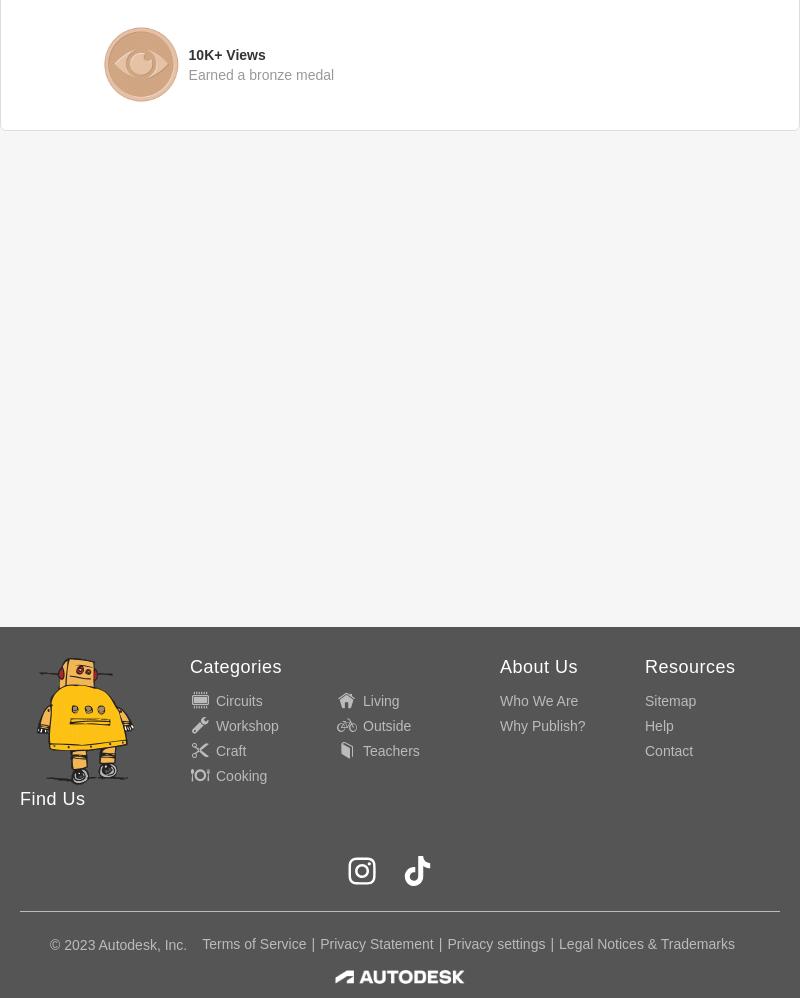  I want to click on 'Sitemap', so click(670, 700).